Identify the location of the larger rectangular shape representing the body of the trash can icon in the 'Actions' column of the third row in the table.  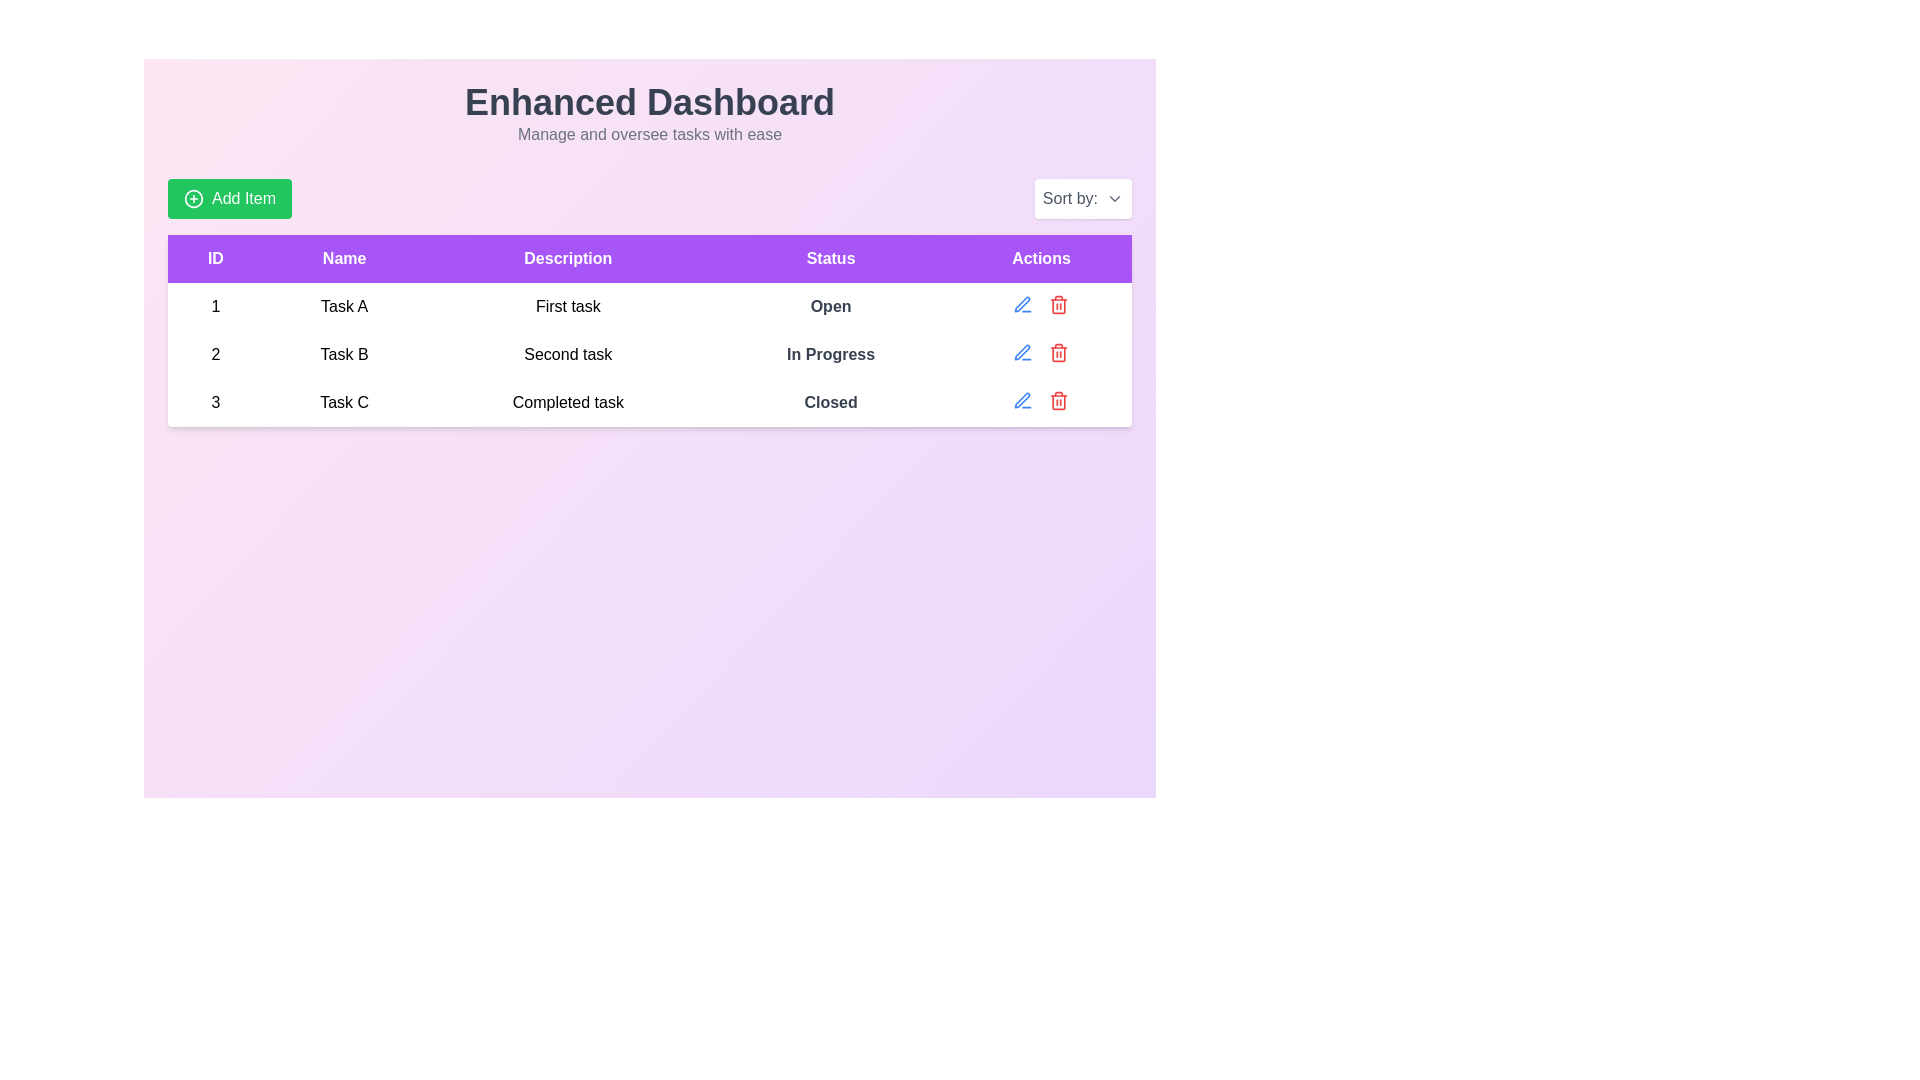
(1058, 402).